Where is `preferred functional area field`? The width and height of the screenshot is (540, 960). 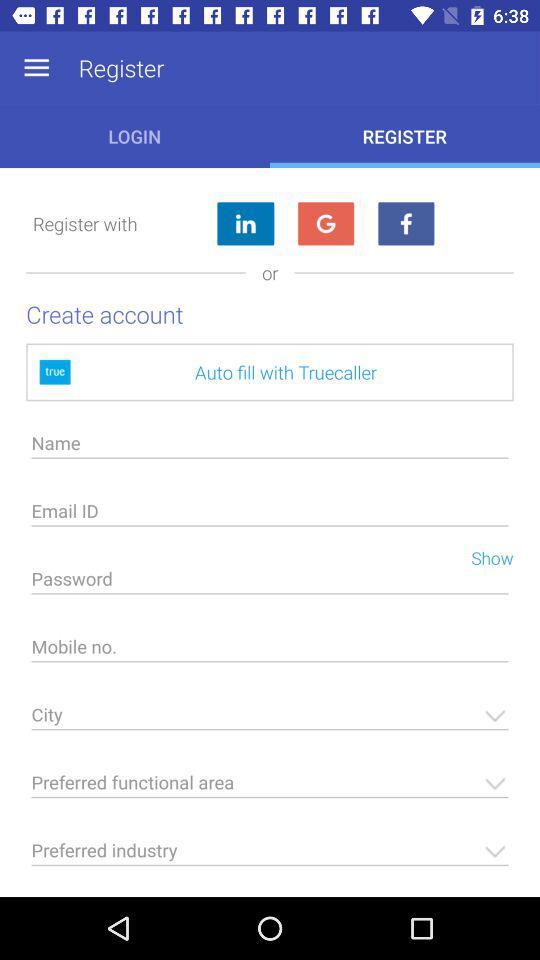 preferred functional area field is located at coordinates (270, 788).